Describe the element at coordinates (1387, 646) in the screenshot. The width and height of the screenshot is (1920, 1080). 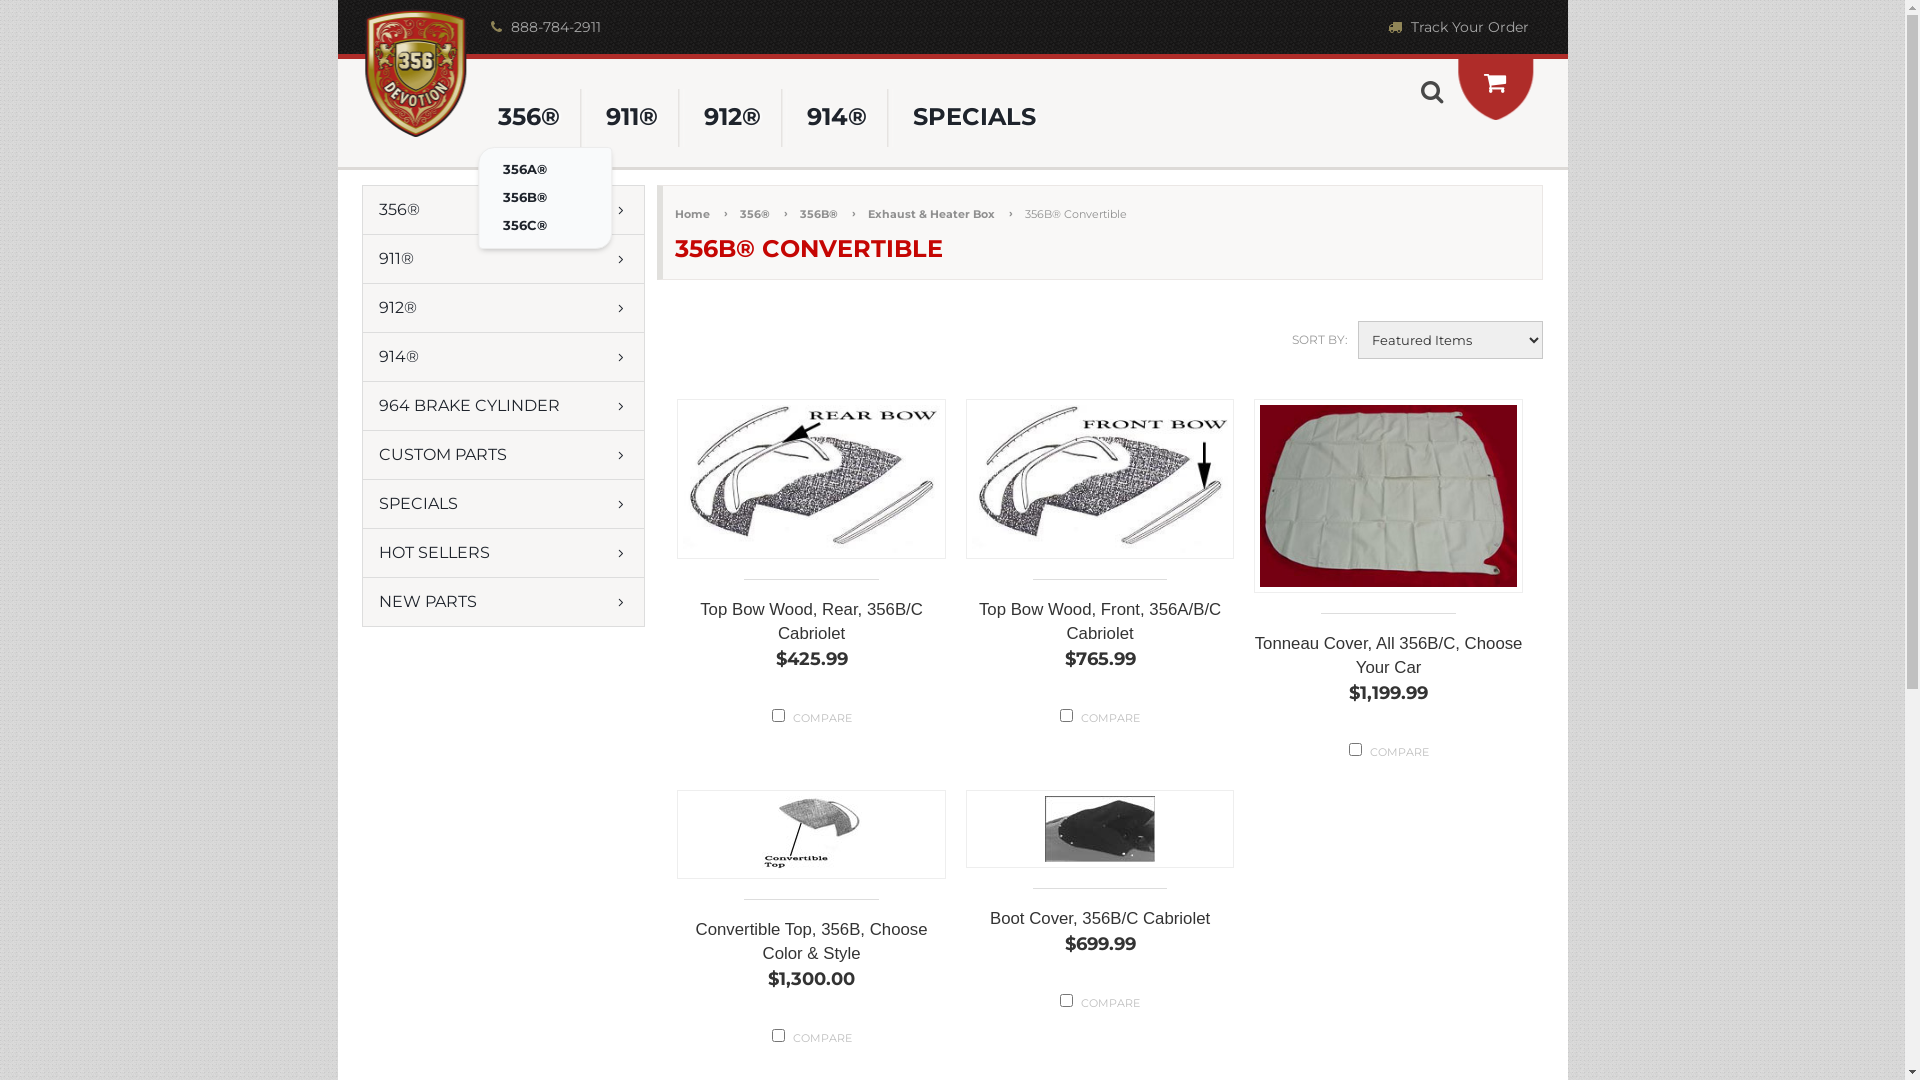
I see `'Tonneau Cover, All 356B/C, Choose Your Car'` at that location.